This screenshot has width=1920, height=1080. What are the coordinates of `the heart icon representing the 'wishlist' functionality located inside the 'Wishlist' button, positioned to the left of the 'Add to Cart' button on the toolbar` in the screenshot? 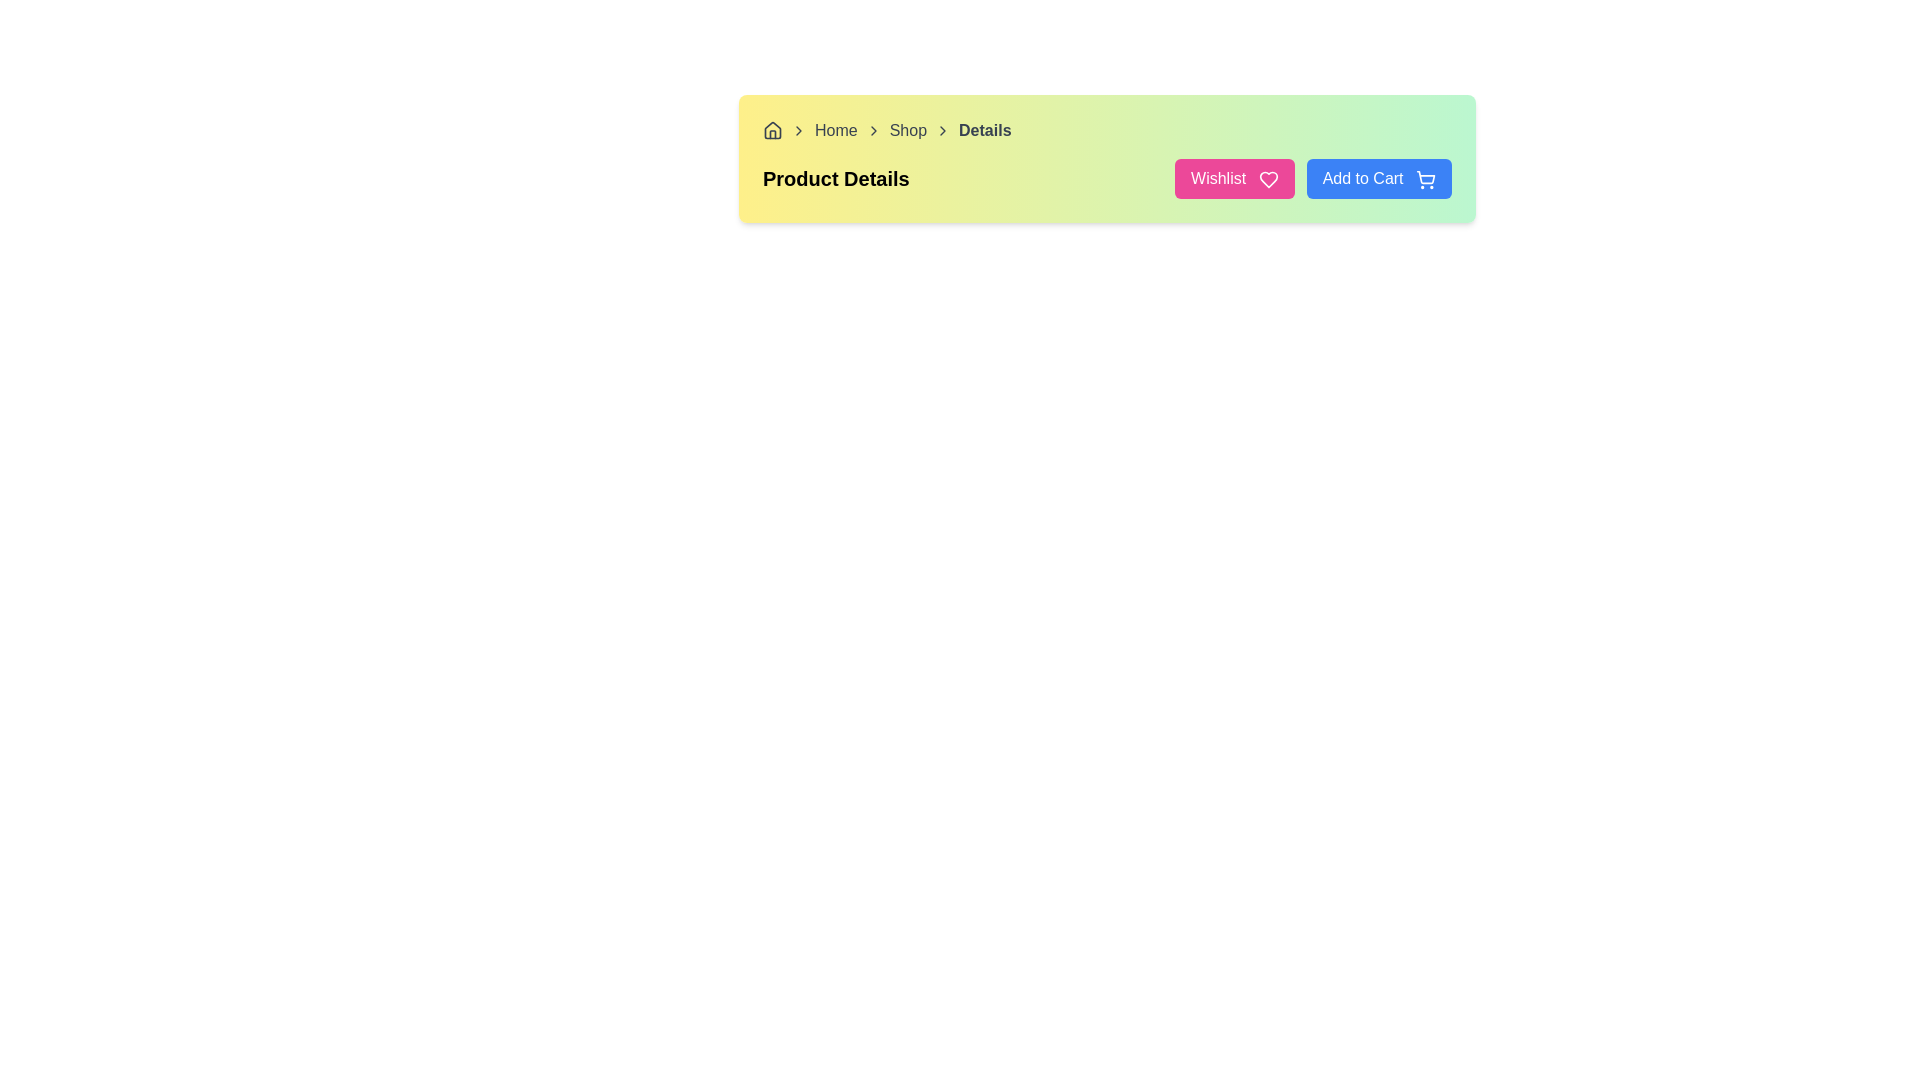 It's located at (1267, 178).